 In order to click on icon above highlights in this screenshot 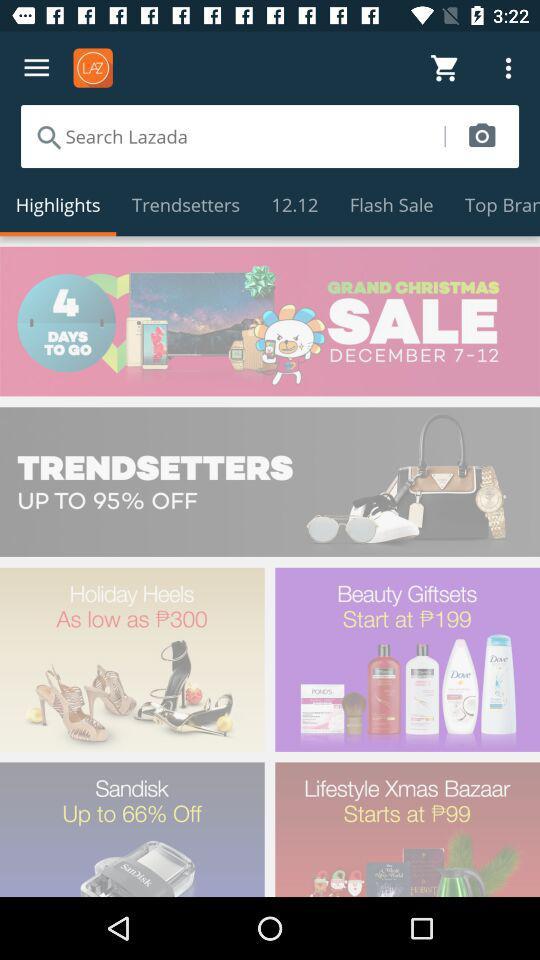, I will do `click(231, 135)`.